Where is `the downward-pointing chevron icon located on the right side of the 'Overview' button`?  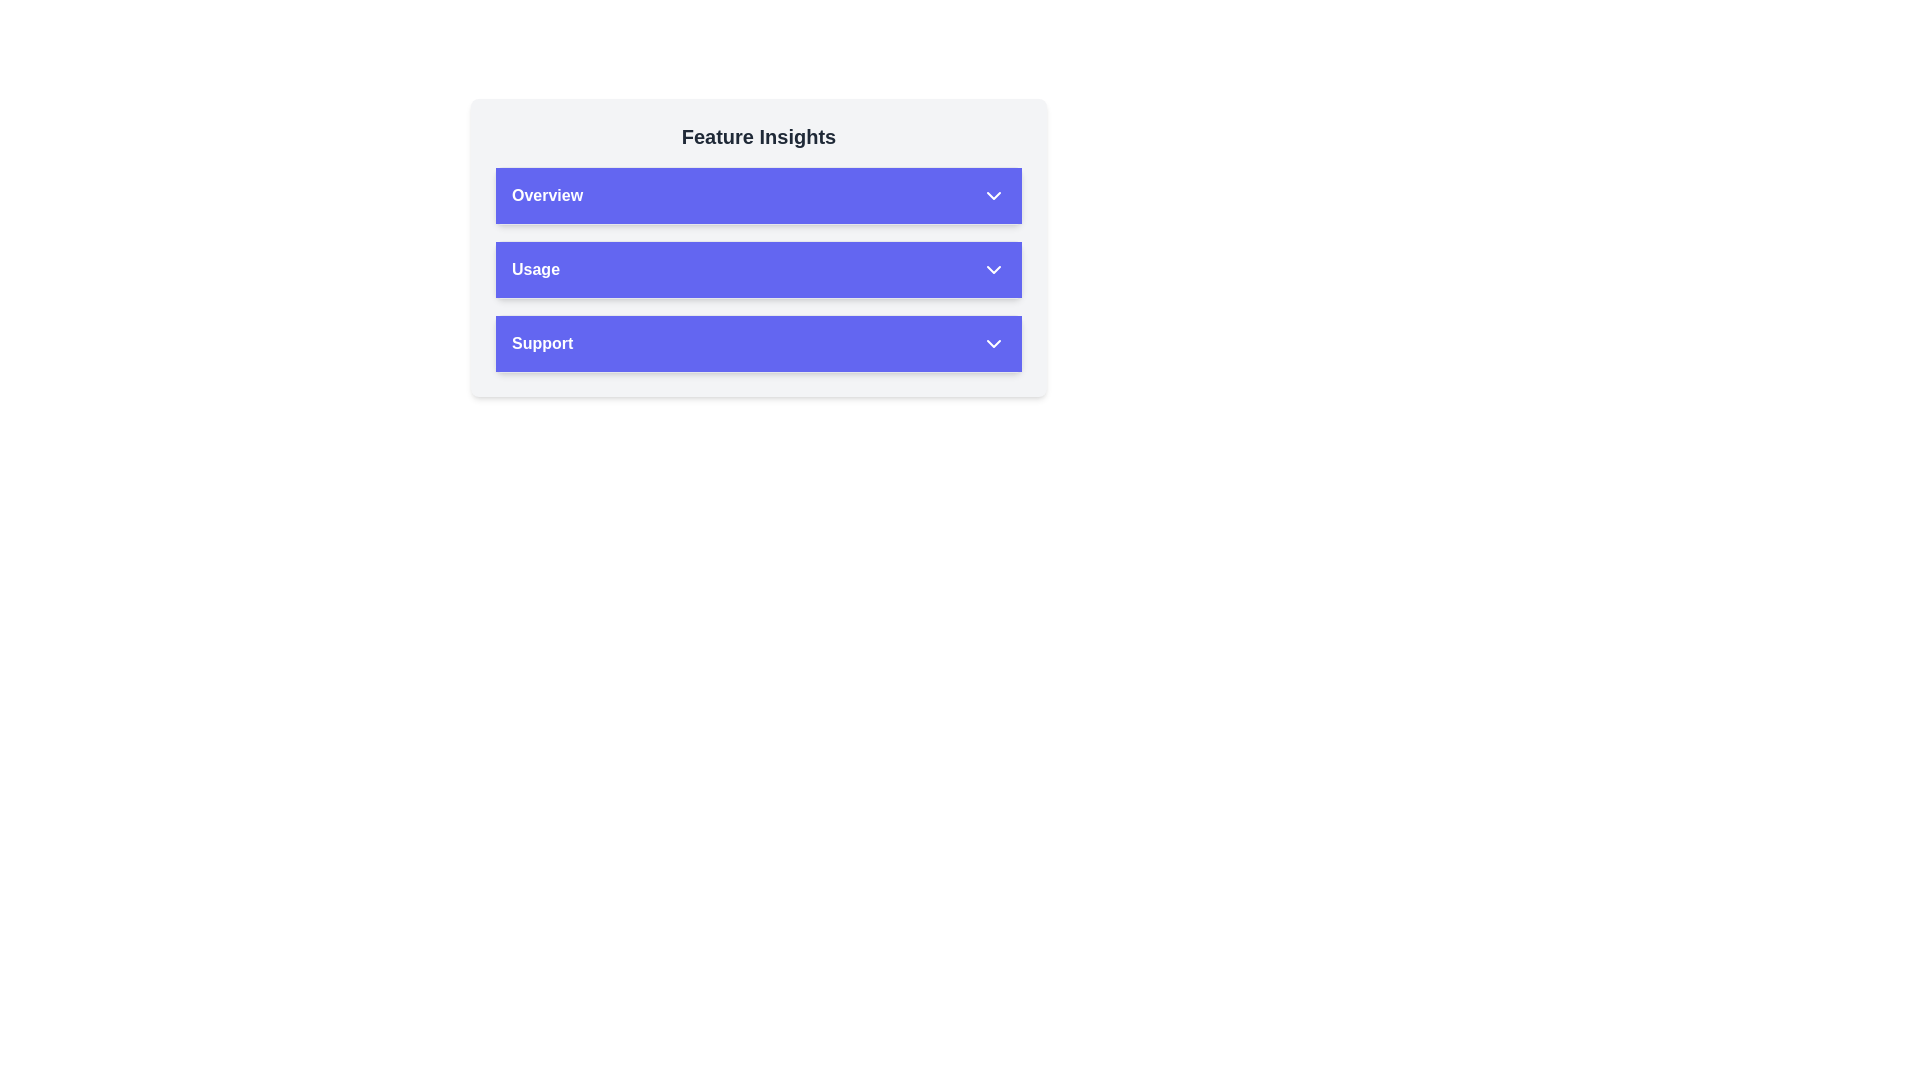
the downward-pointing chevron icon located on the right side of the 'Overview' button is located at coordinates (993, 196).